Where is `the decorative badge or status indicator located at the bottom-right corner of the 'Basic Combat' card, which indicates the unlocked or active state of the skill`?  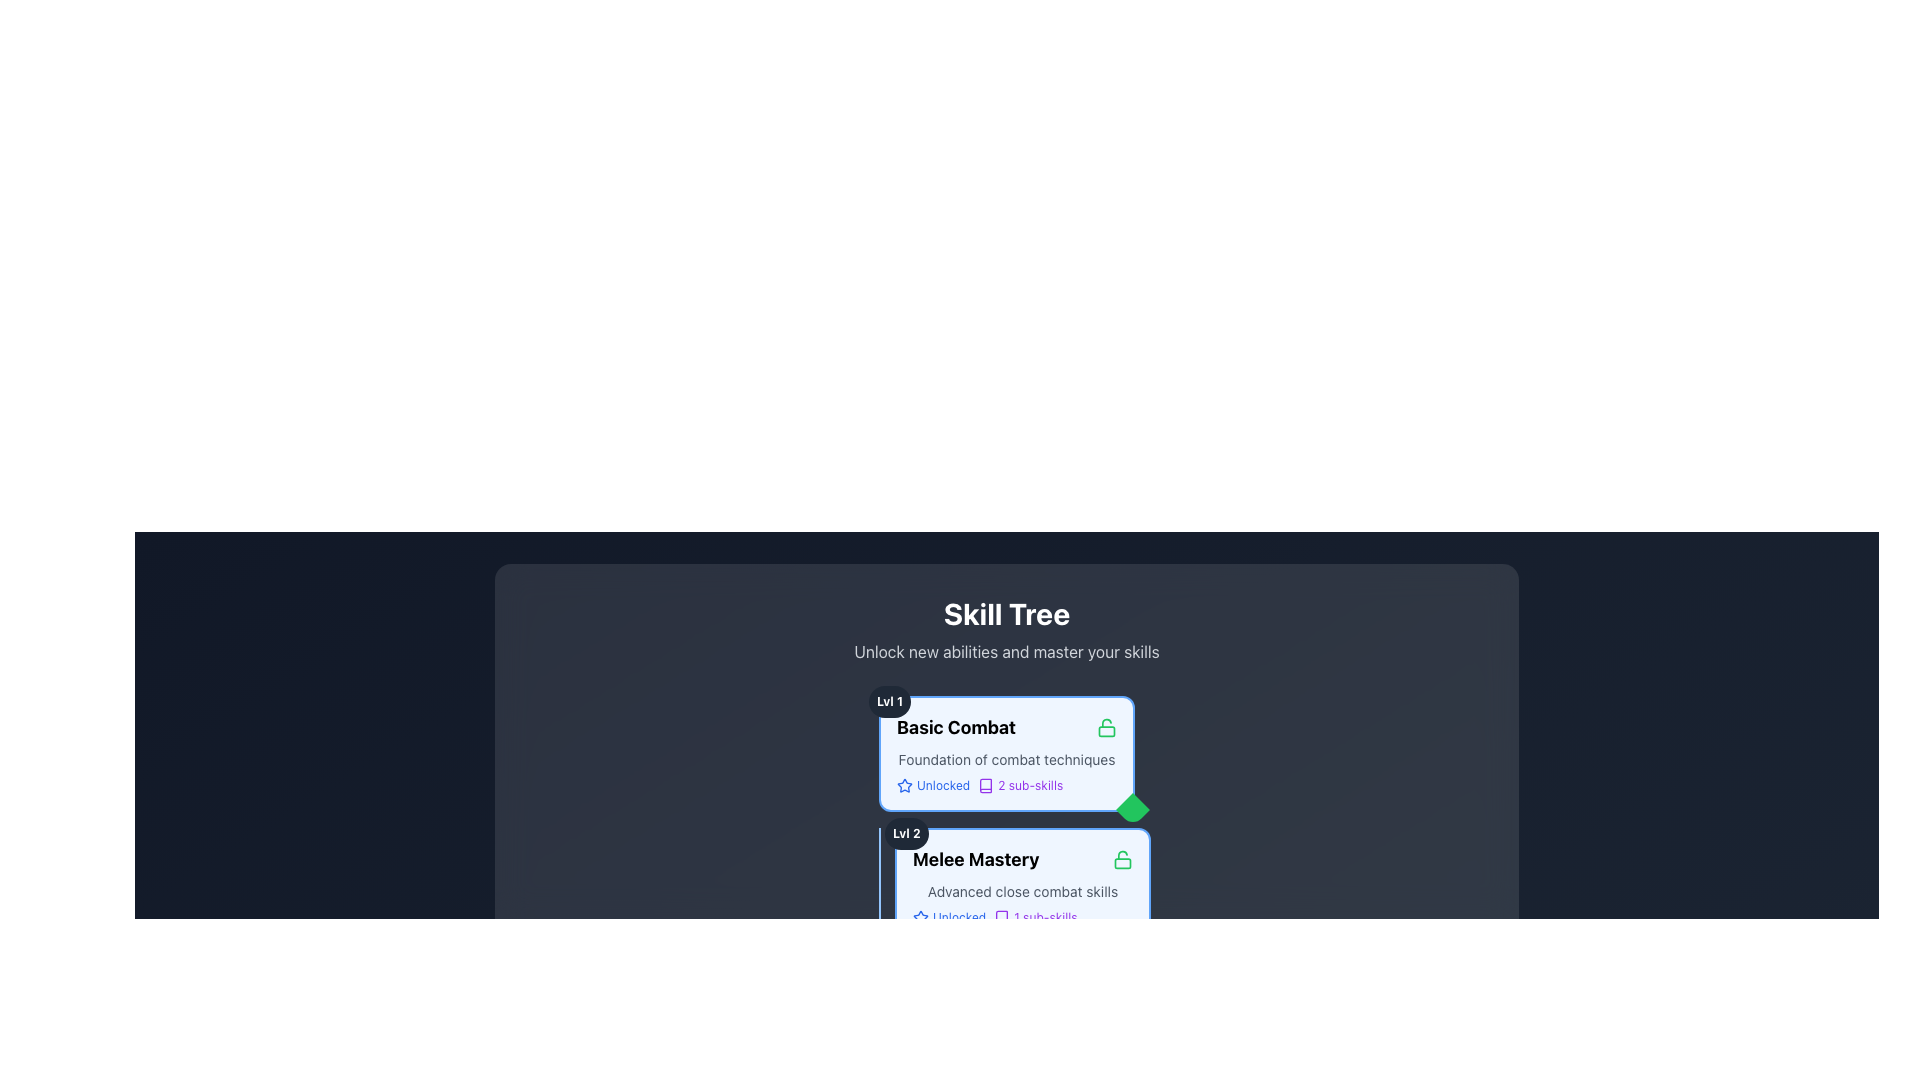 the decorative badge or status indicator located at the bottom-right corner of the 'Basic Combat' card, which indicates the unlocked or active state of the skill is located at coordinates (1132, 810).